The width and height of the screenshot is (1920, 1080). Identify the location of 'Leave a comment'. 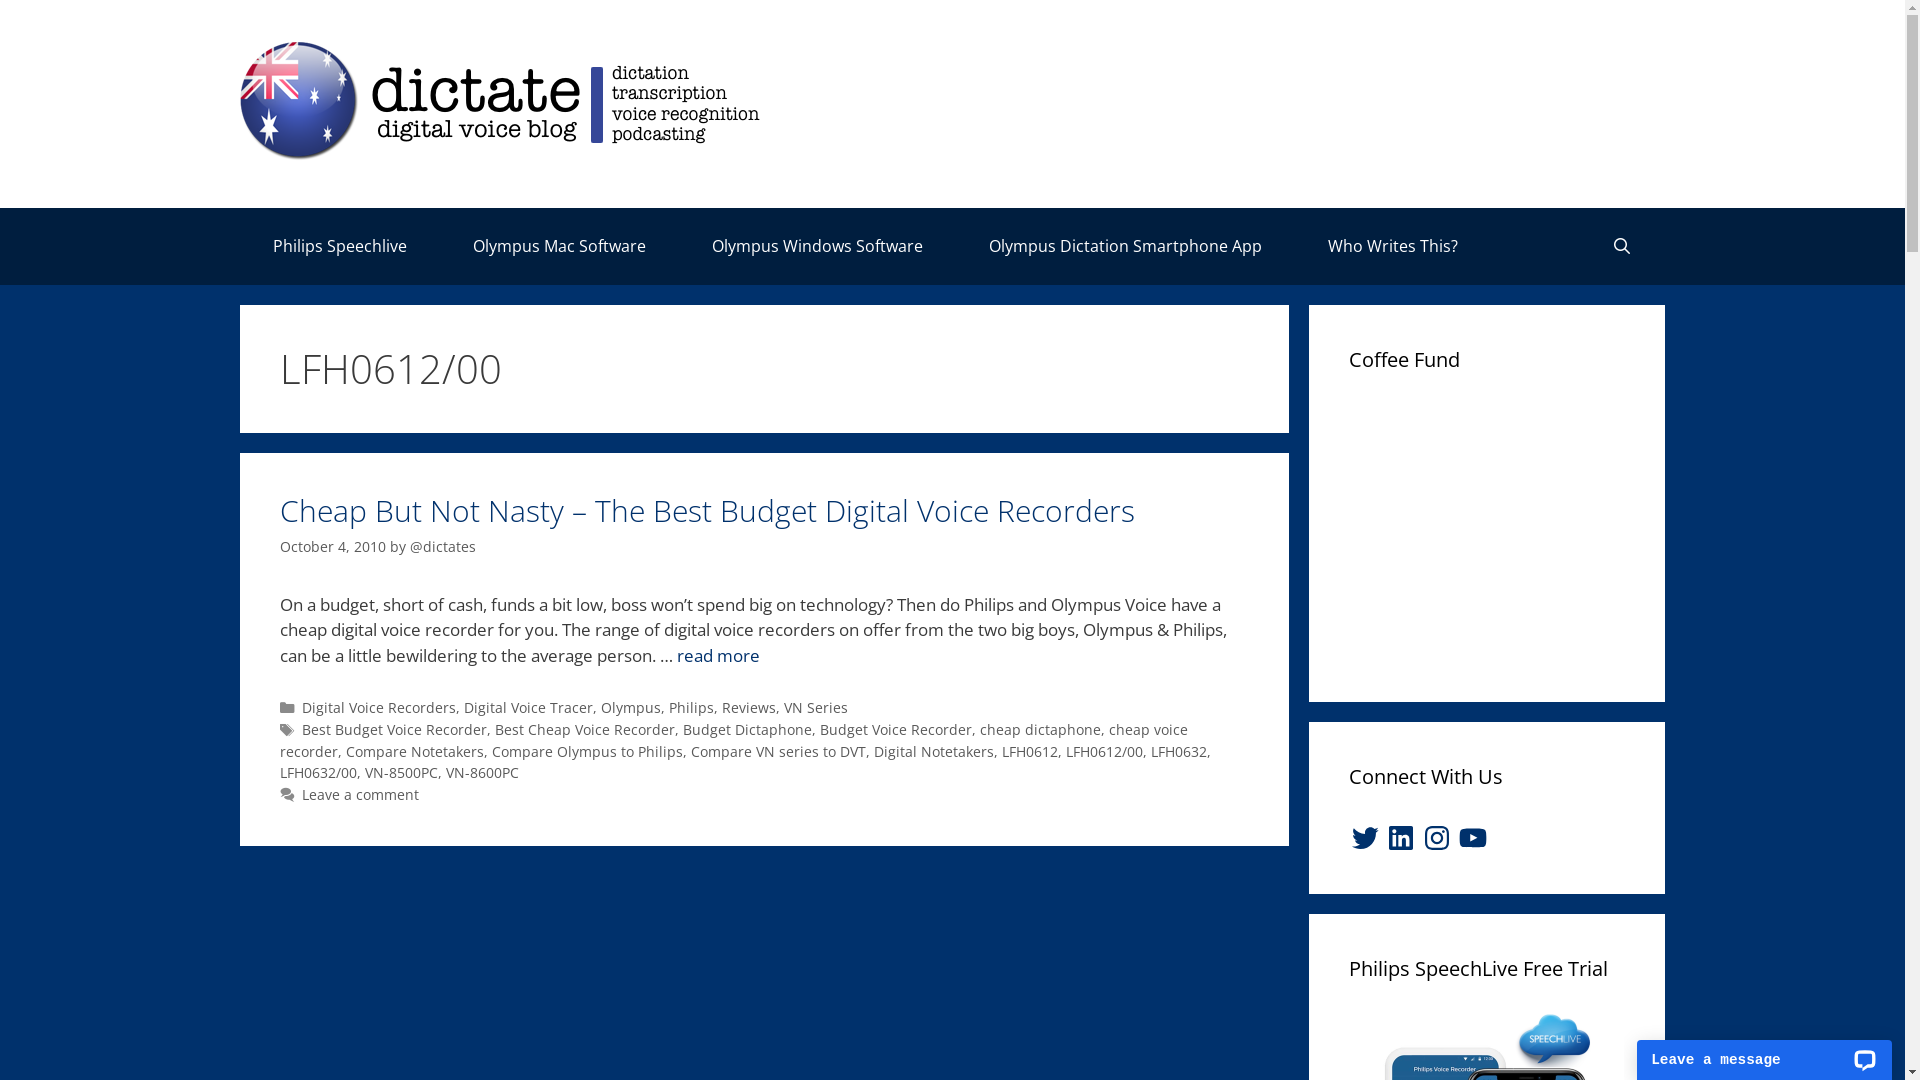
(301, 793).